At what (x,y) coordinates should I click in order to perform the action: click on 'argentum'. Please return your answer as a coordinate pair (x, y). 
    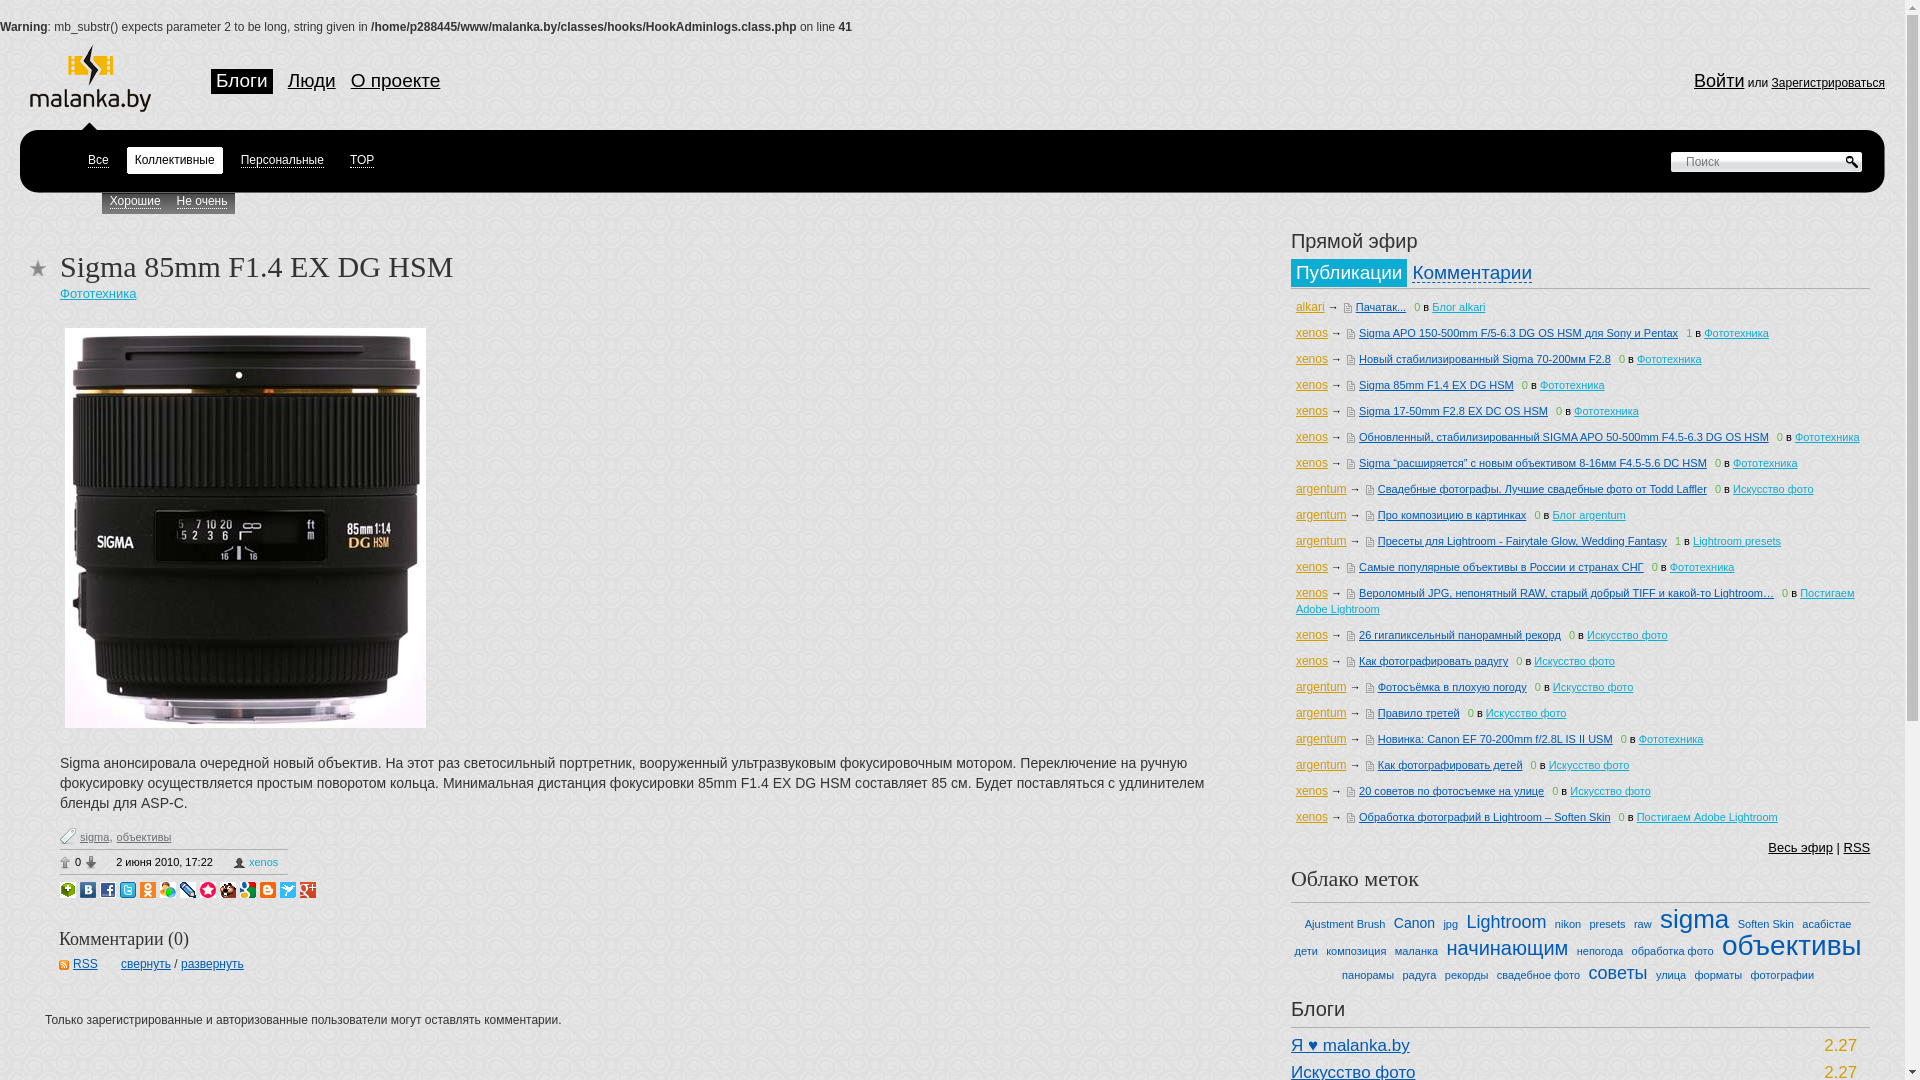
    Looking at the image, I should click on (1296, 739).